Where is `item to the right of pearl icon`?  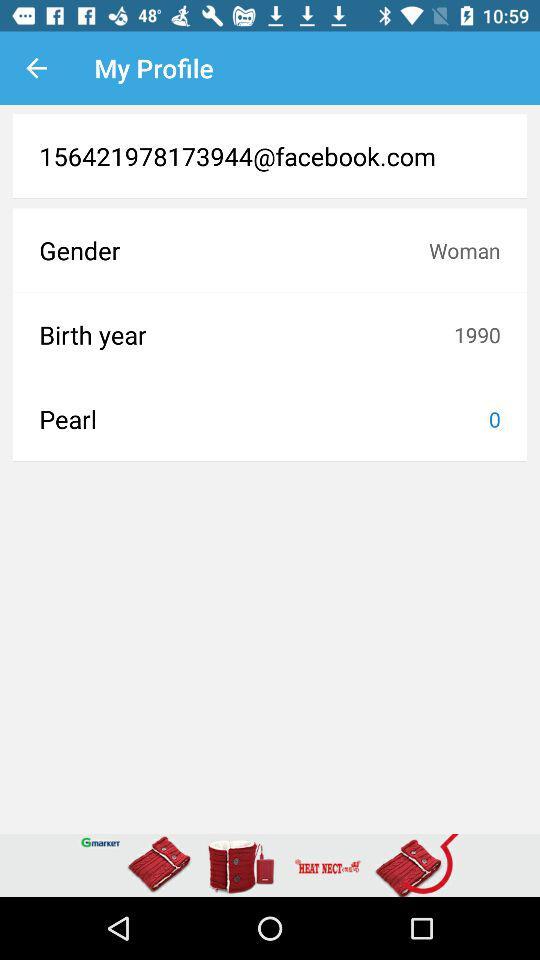 item to the right of pearl icon is located at coordinates (493, 418).